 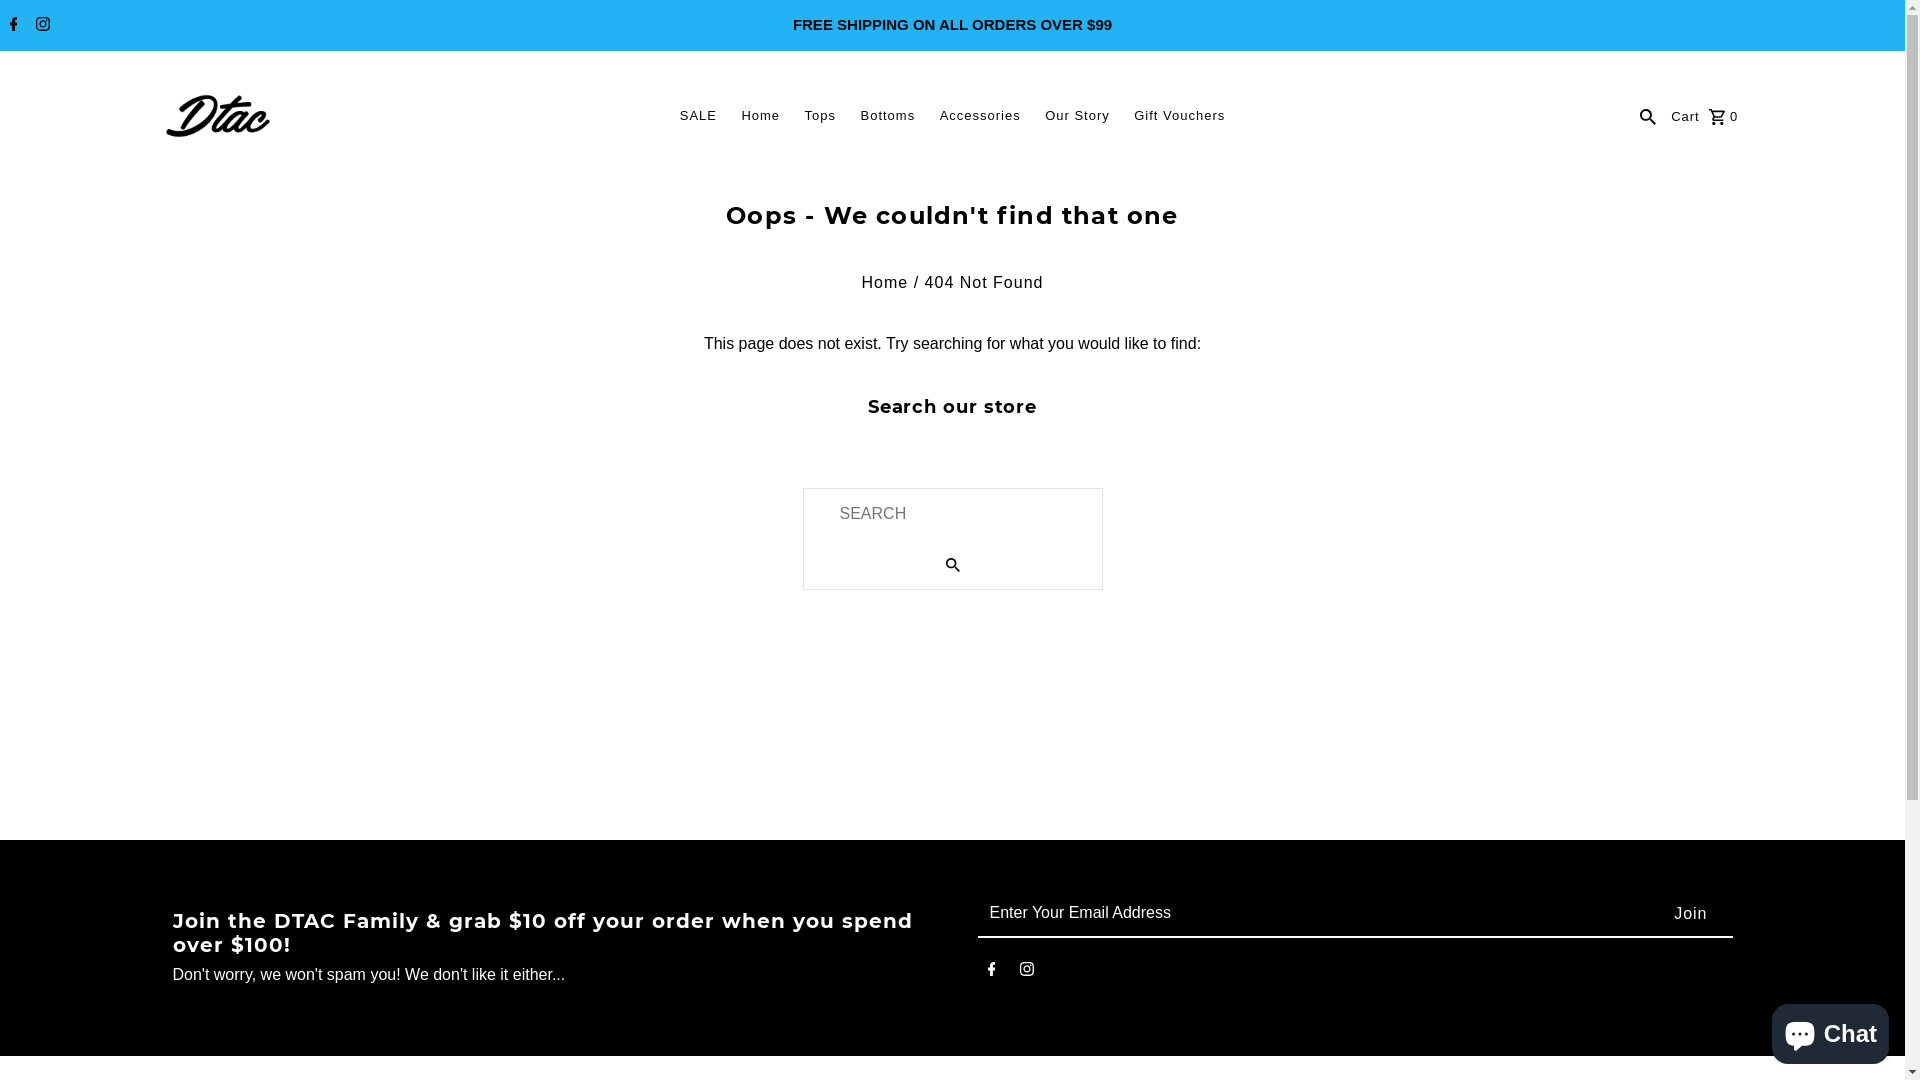 What do you see at coordinates (698, 115) in the screenshot?
I see `'SALE'` at bounding box center [698, 115].